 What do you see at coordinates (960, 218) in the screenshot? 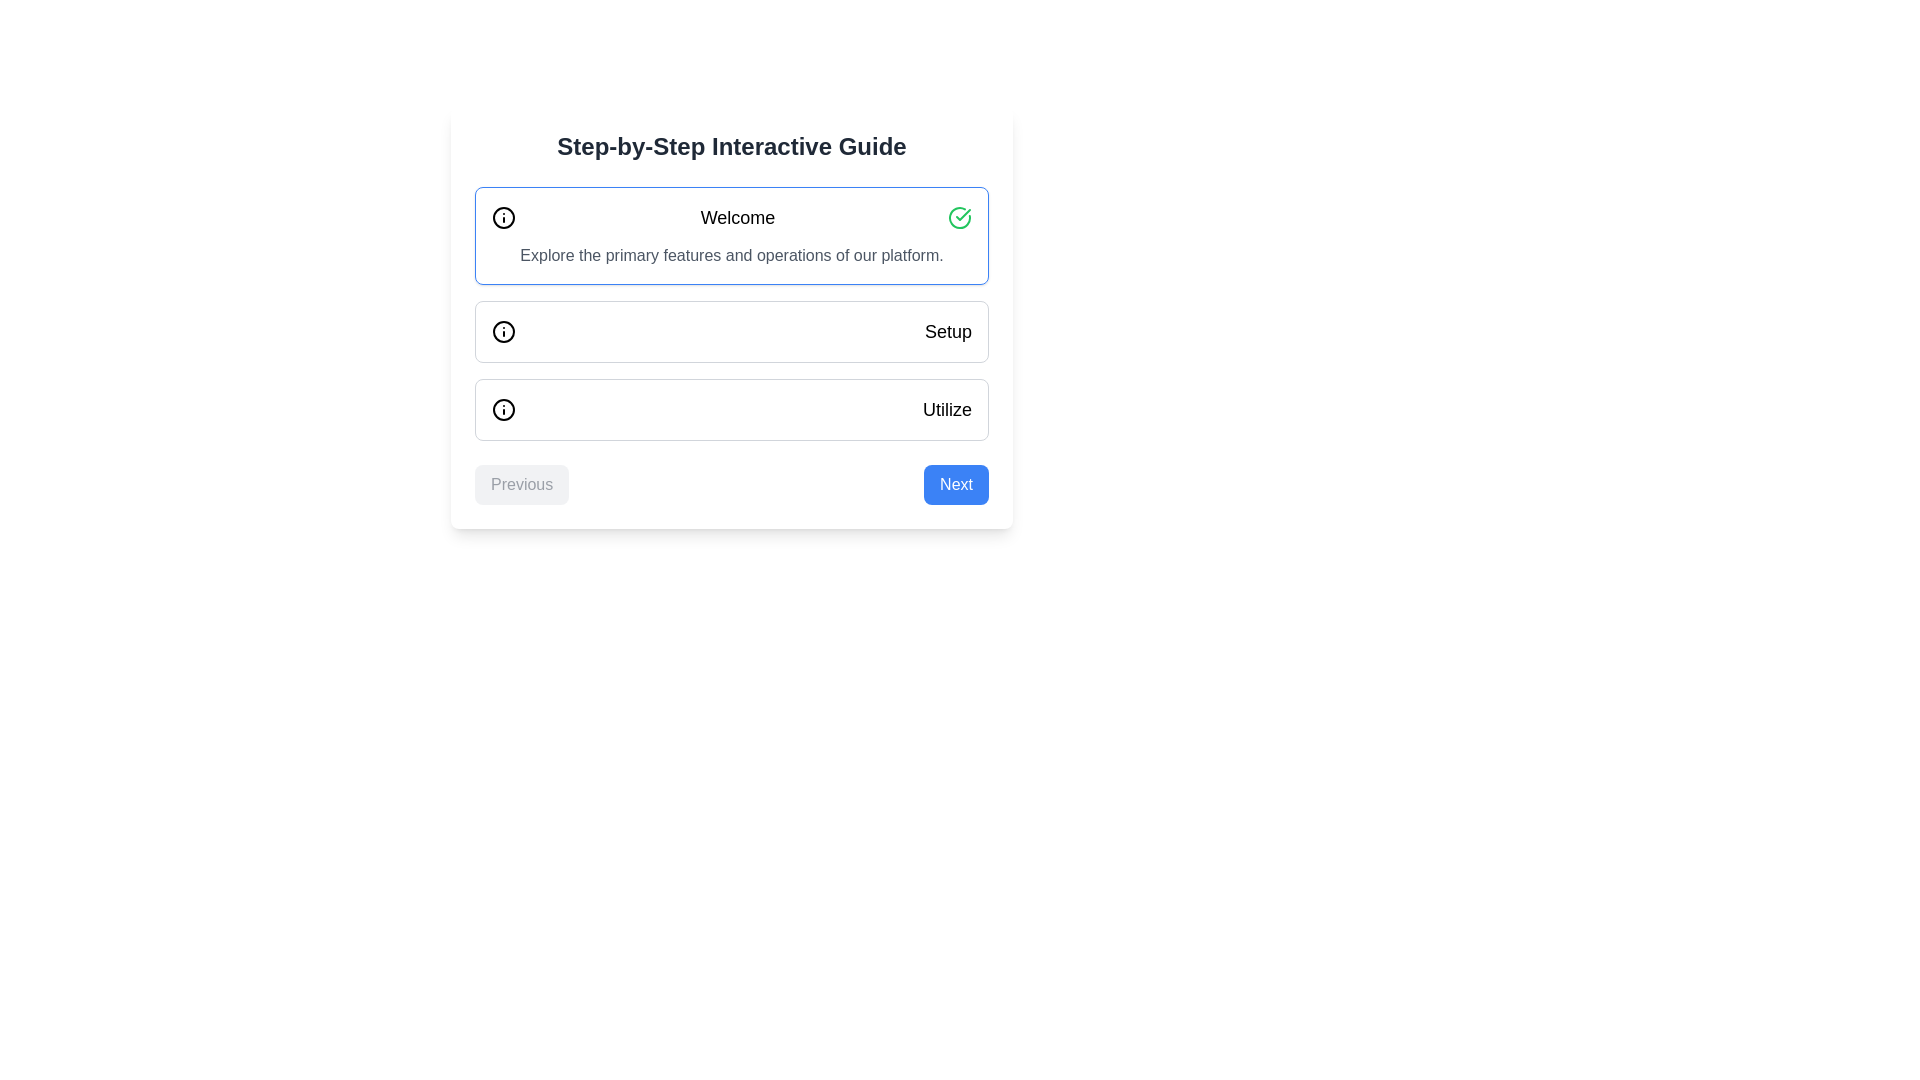
I see `the visual indicator icon that signifies the completion of the step corresponding to the 'Welcome' text` at bounding box center [960, 218].